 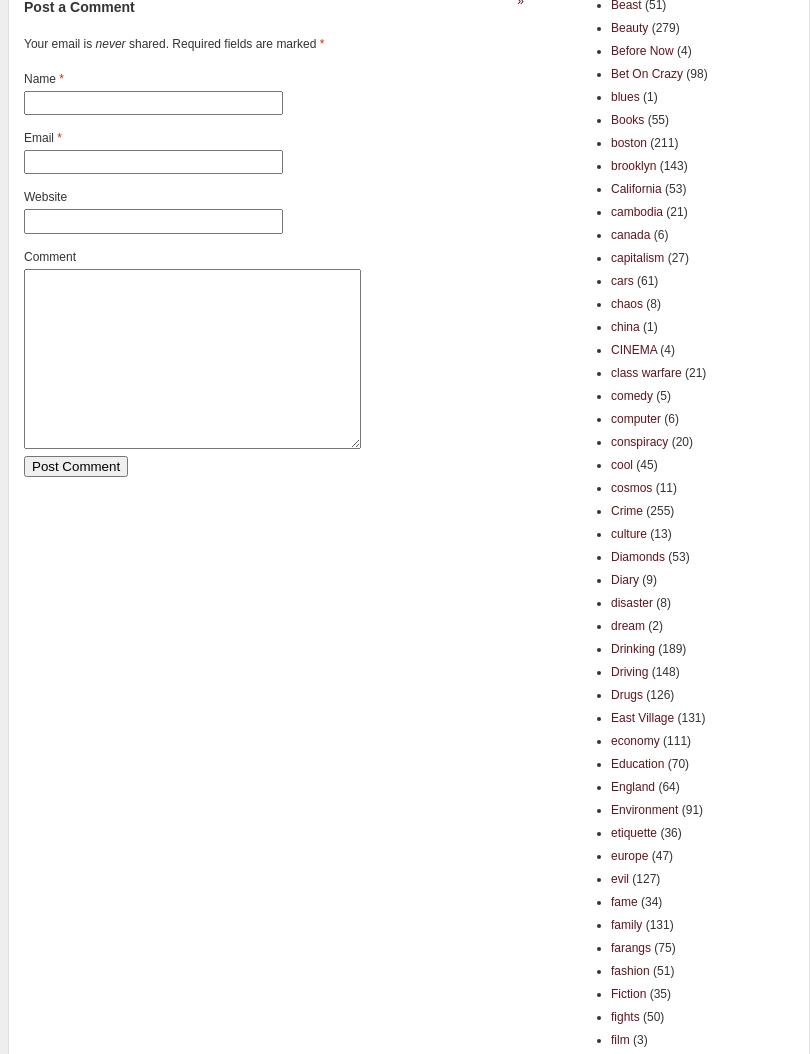 What do you see at coordinates (626, 509) in the screenshot?
I see `'Crime'` at bounding box center [626, 509].